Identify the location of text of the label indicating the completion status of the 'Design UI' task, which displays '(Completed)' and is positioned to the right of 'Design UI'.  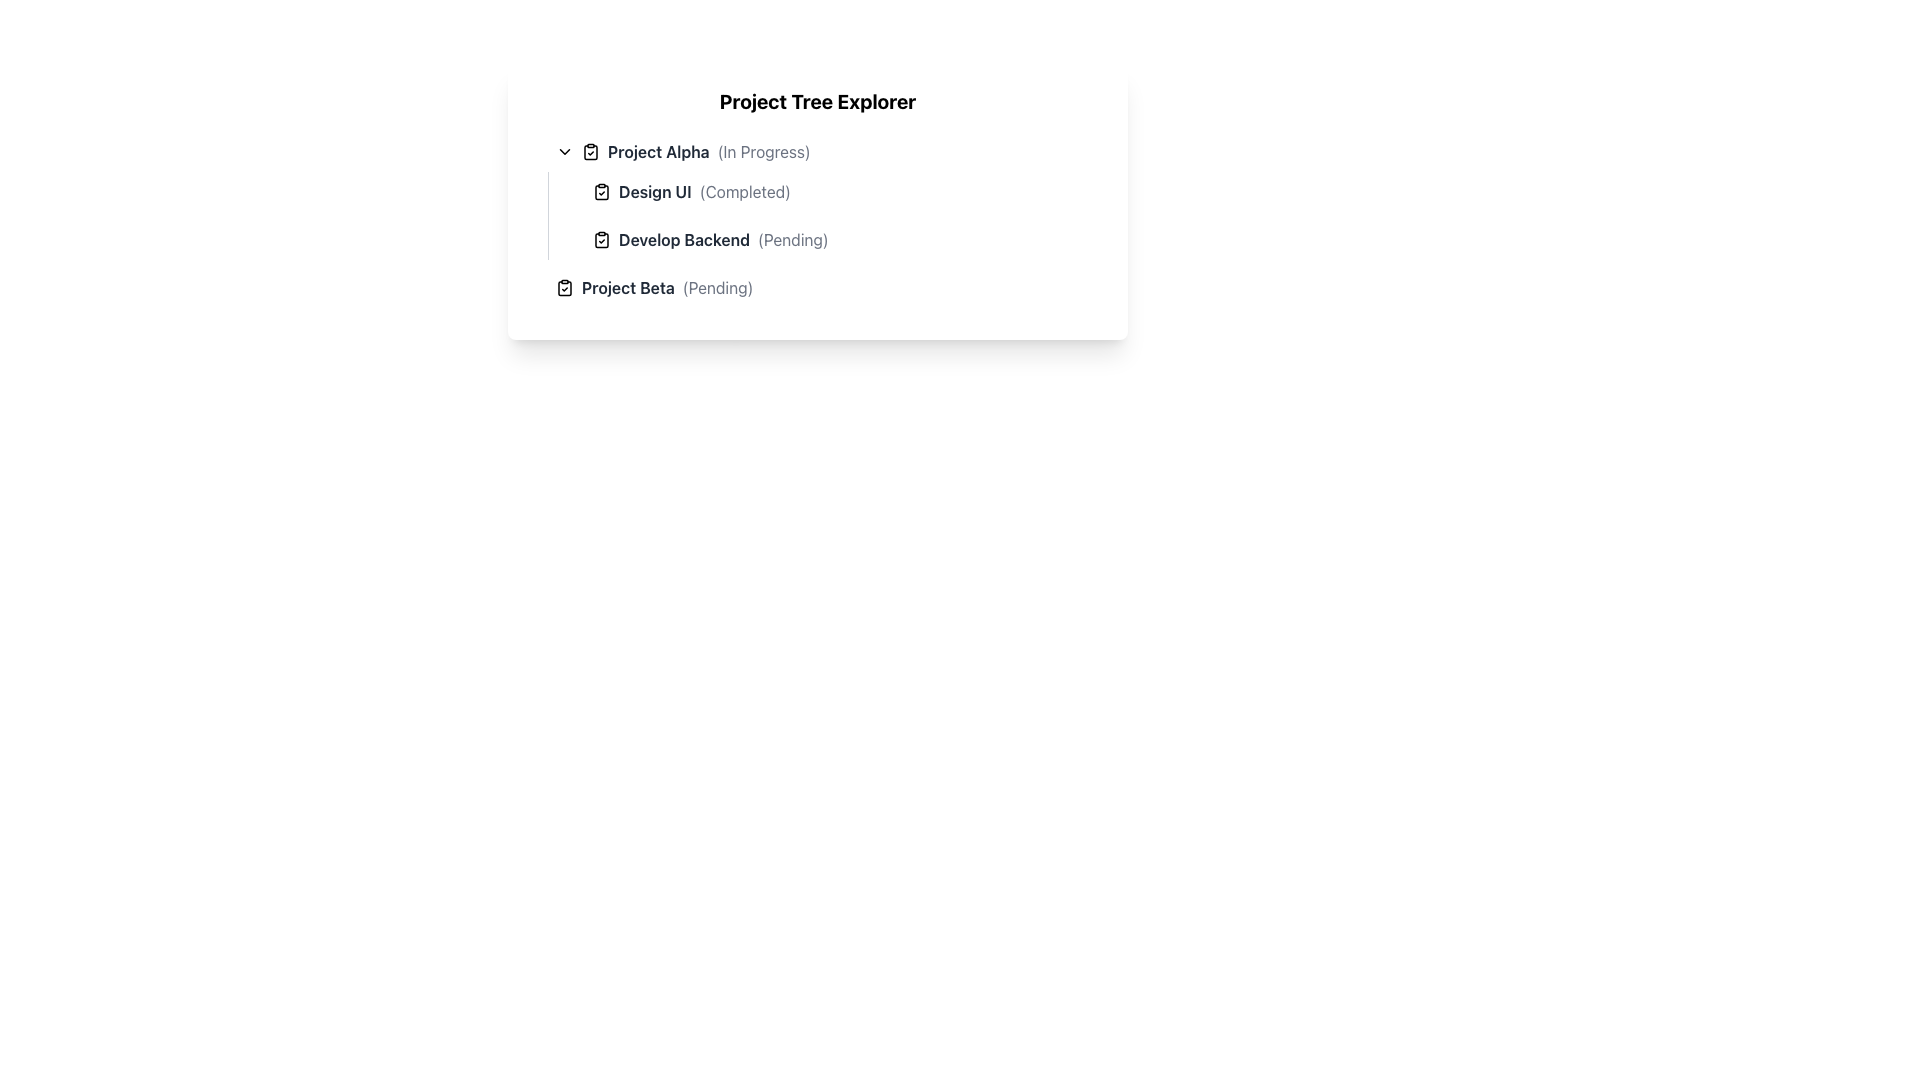
(744, 192).